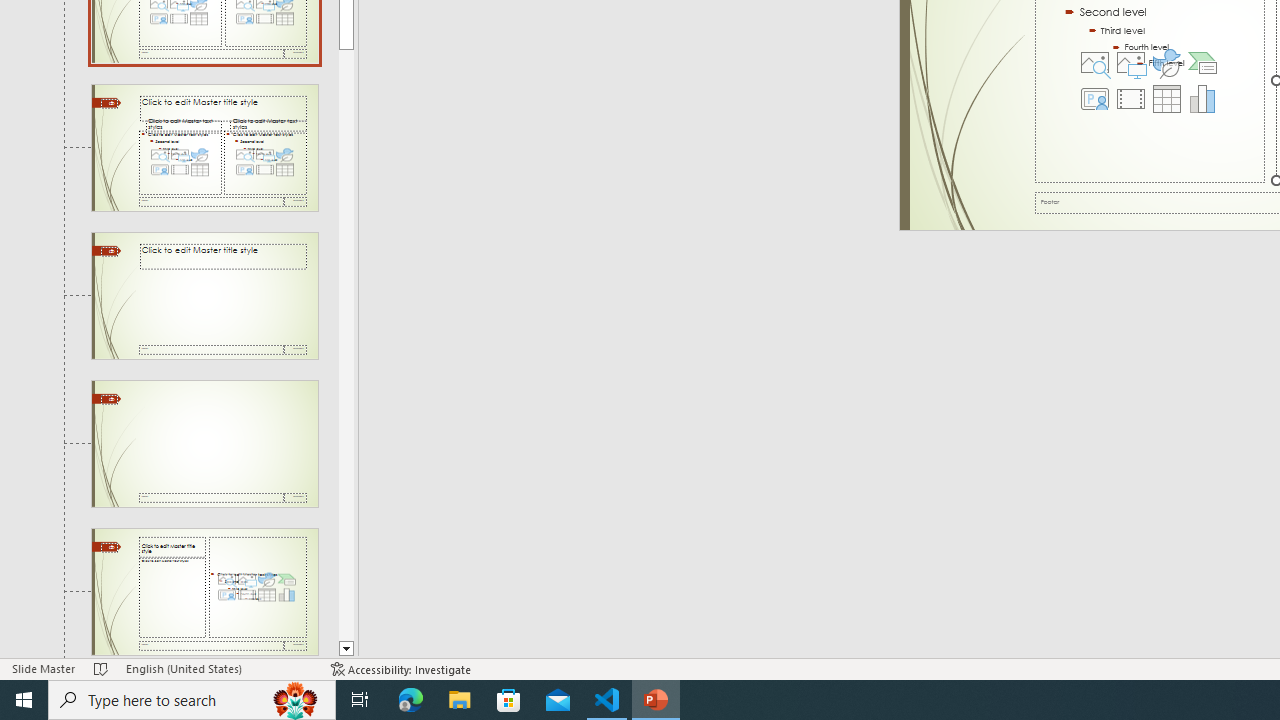 Image resolution: width=1280 pixels, height=720 pixels. I want to click on 'Slide Two Content Layout: used by no slides', so click(204, 146).